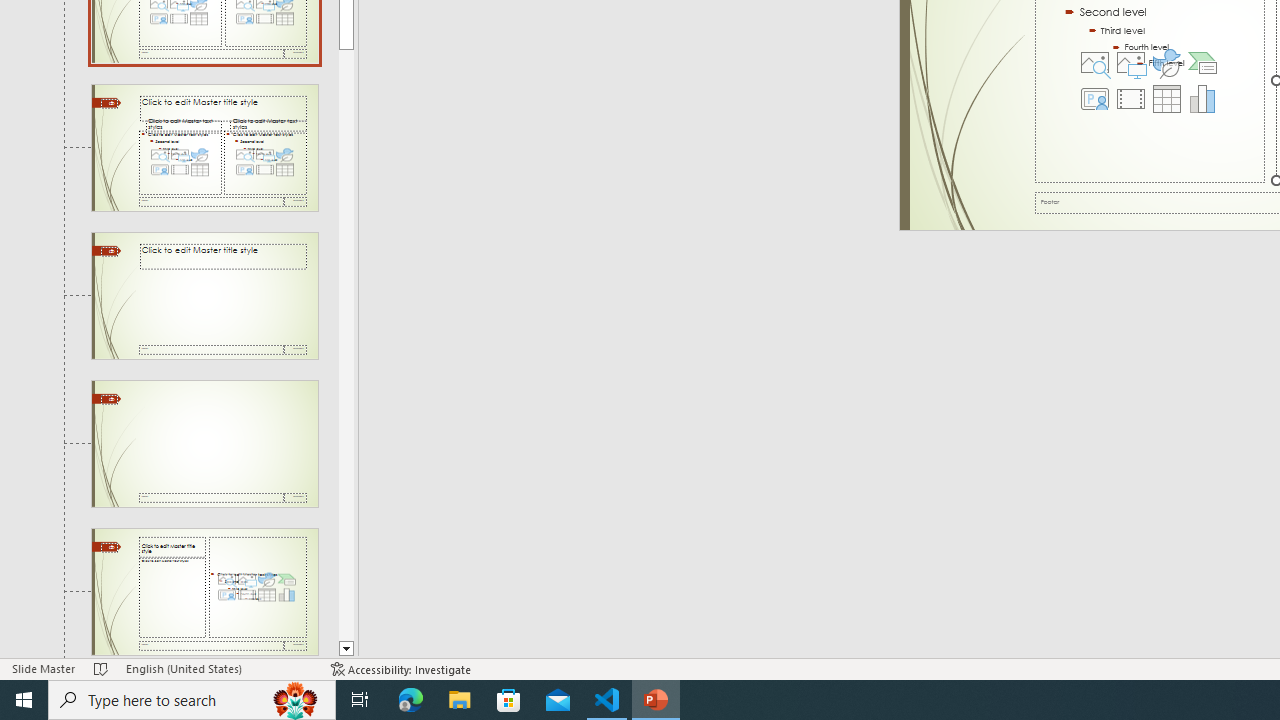 Image resolution: width=1280 pixels, height=720 pixels. I want to click on 'Slide Two Content Layout: used by no slides', so click(204, 146).